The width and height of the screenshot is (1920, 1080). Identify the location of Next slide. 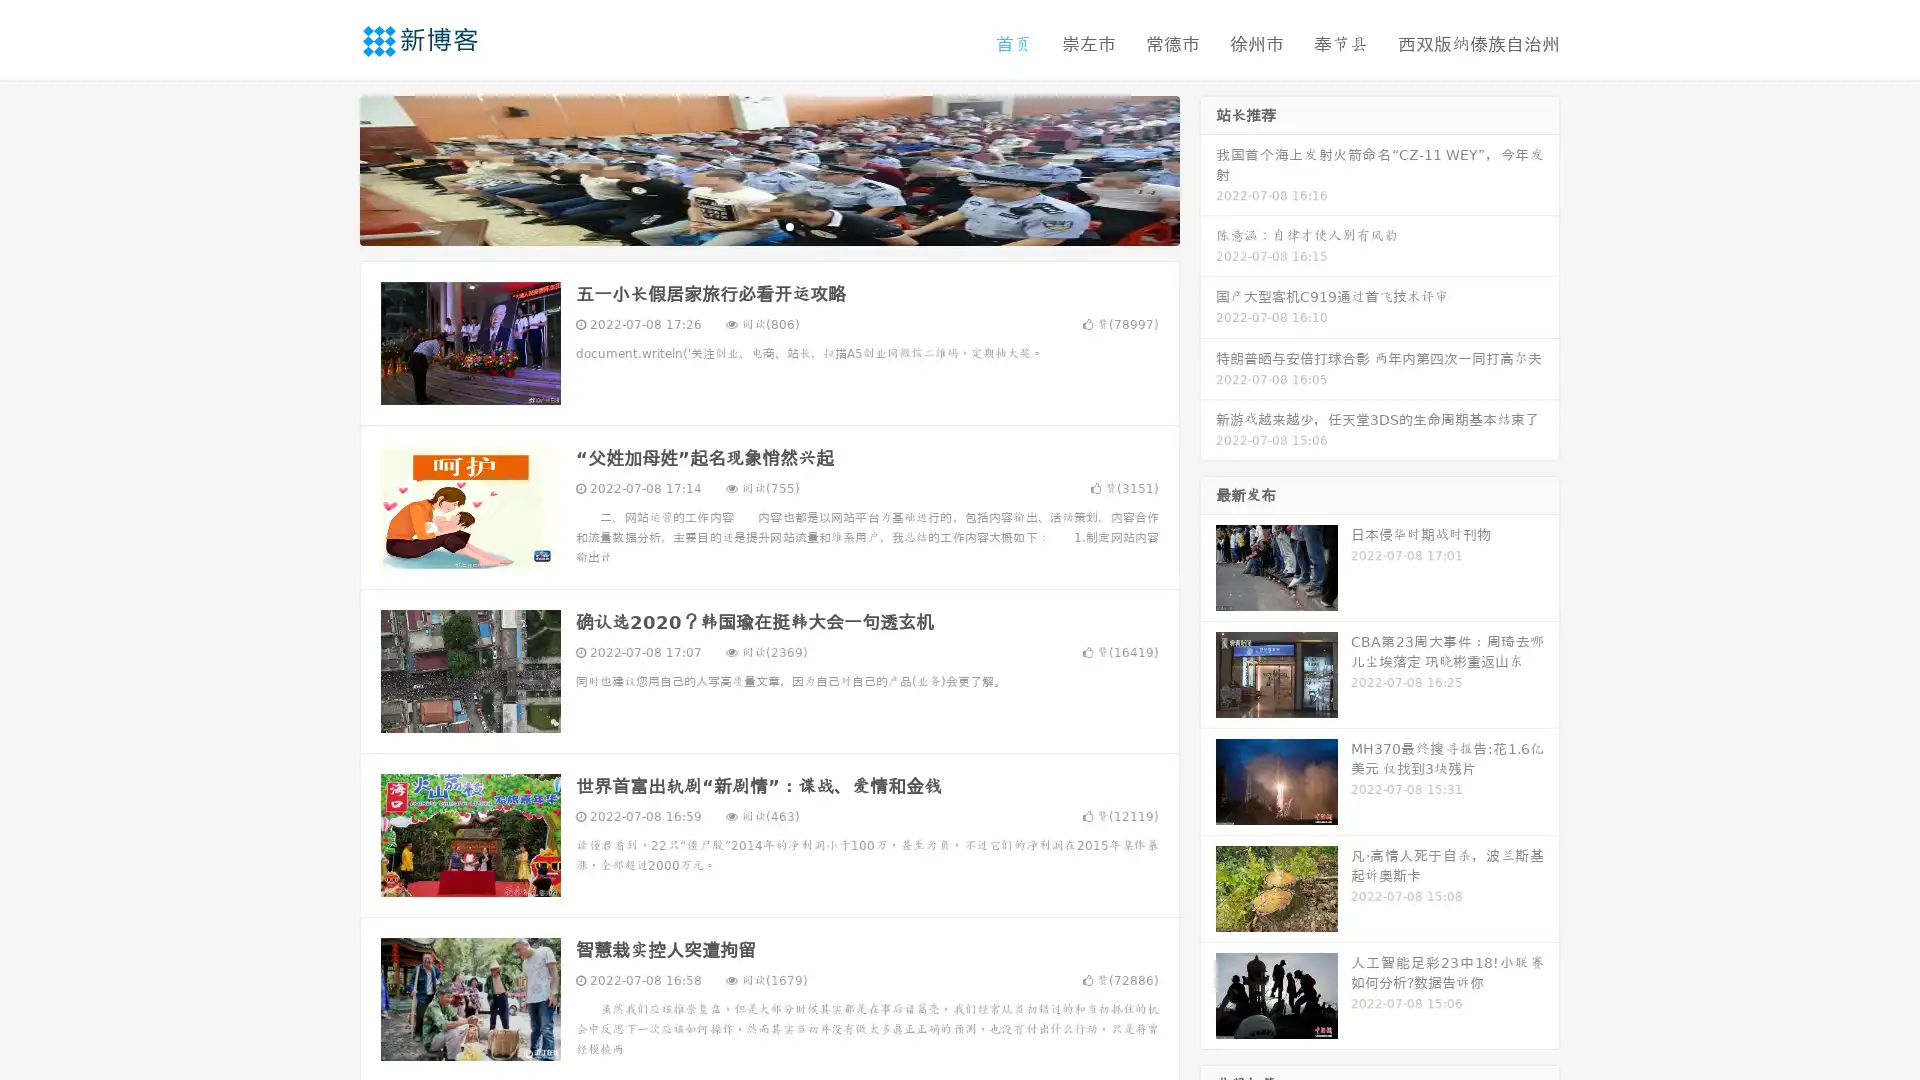
(1208, 168).